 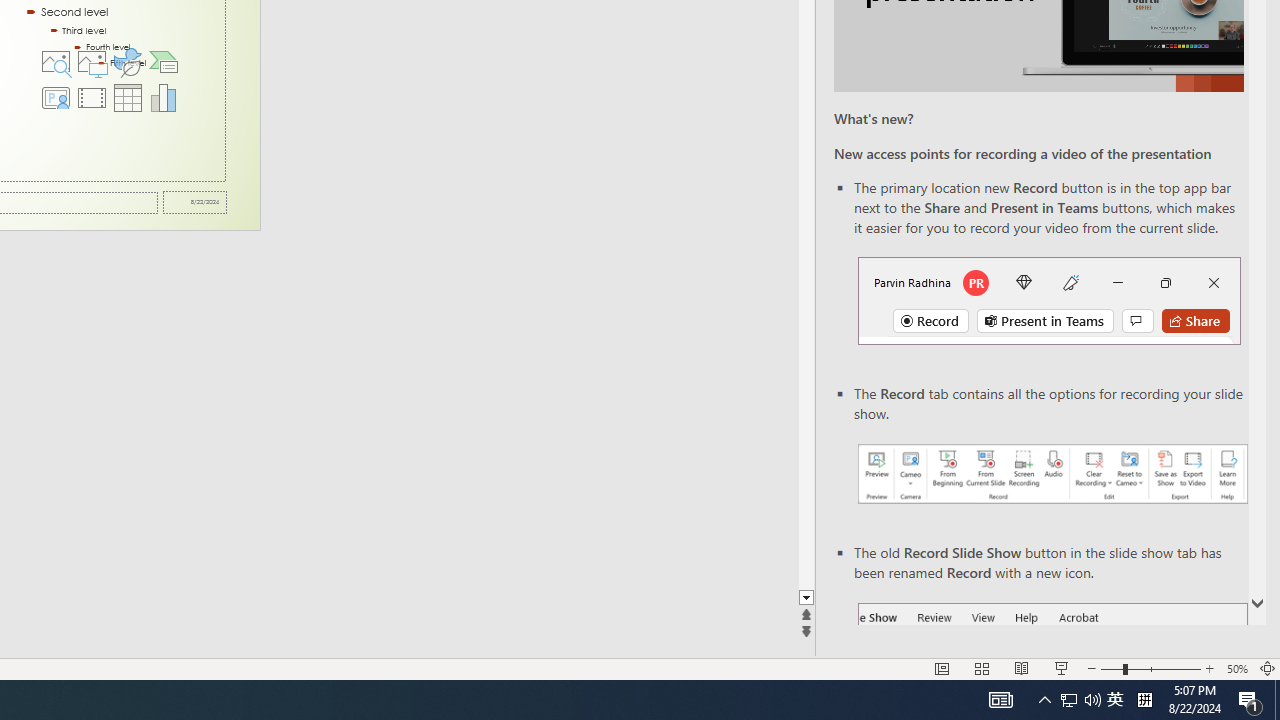 I want to click on 'Date', so click(x=194, y=202).